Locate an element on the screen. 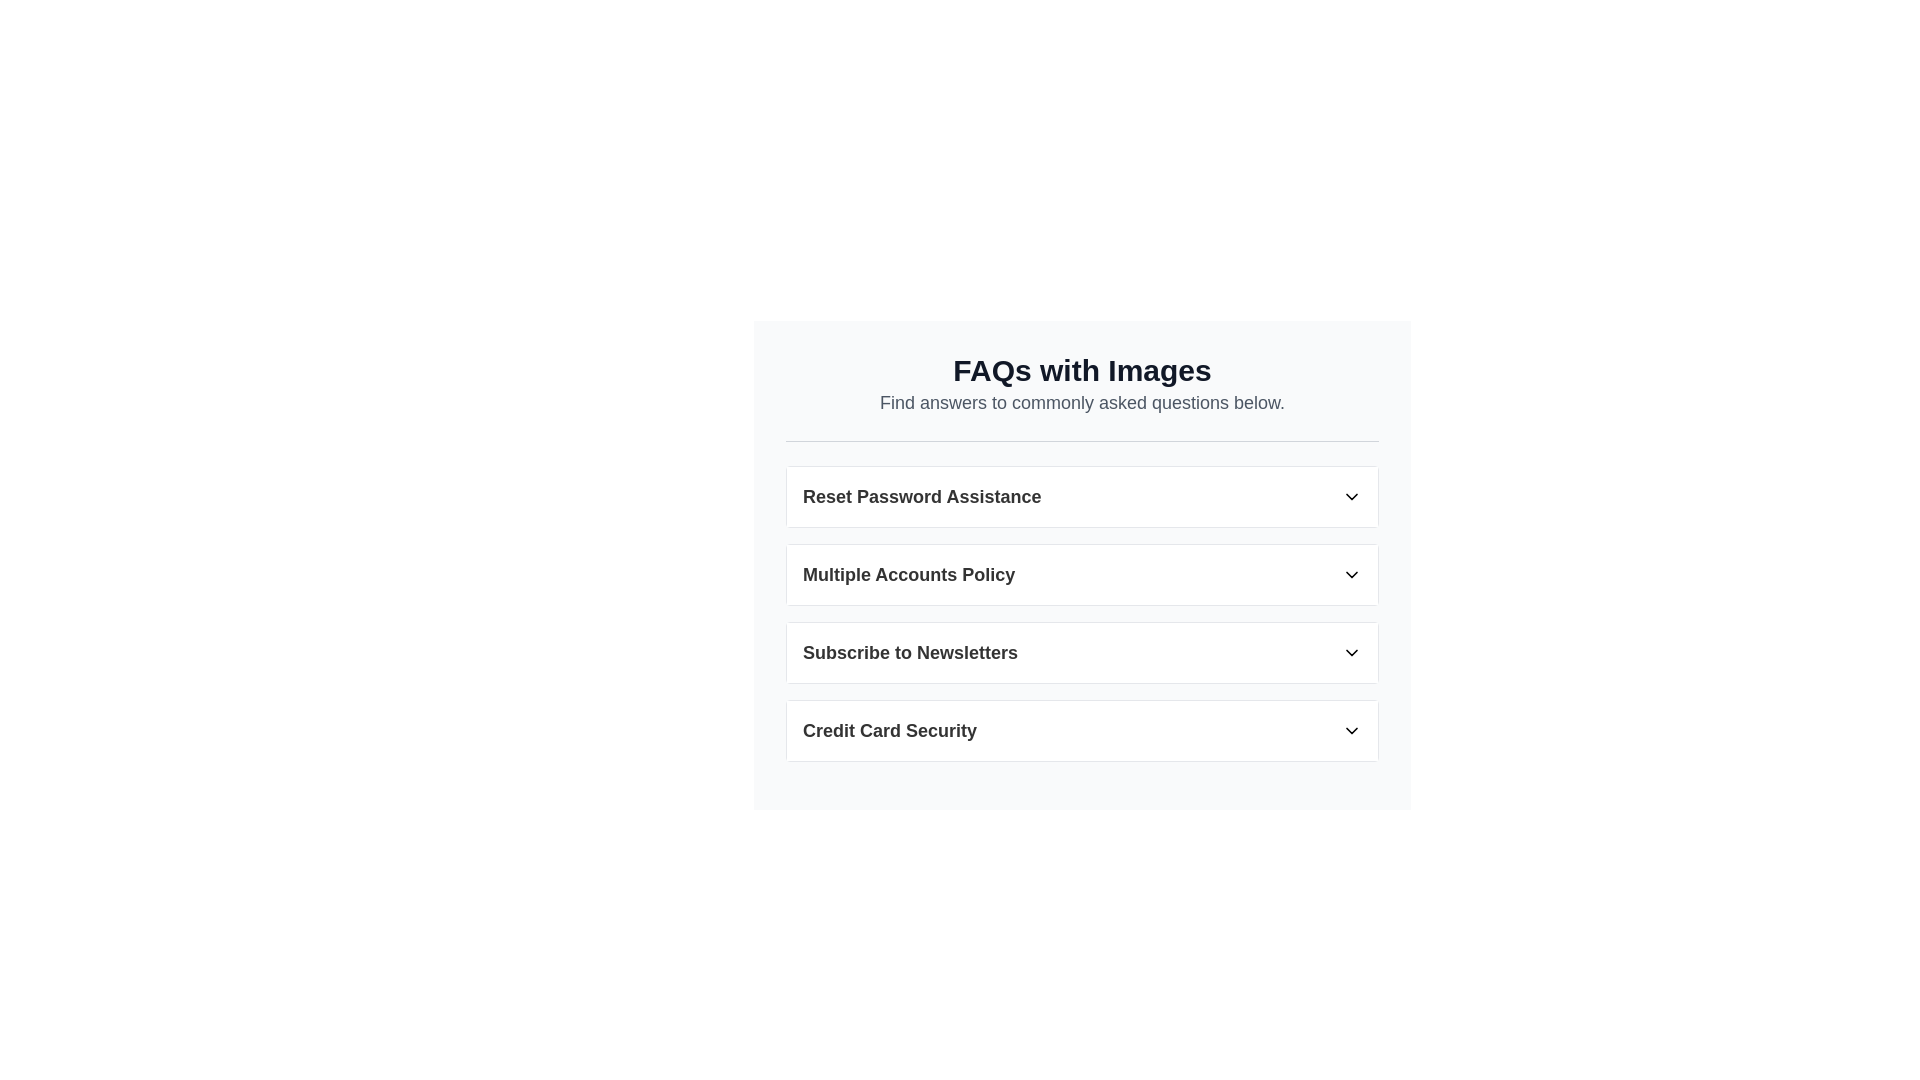  the Chevron Down Icon located in the header of the 'Reset Password Assistance' section is located at coordinates (1352, 496).